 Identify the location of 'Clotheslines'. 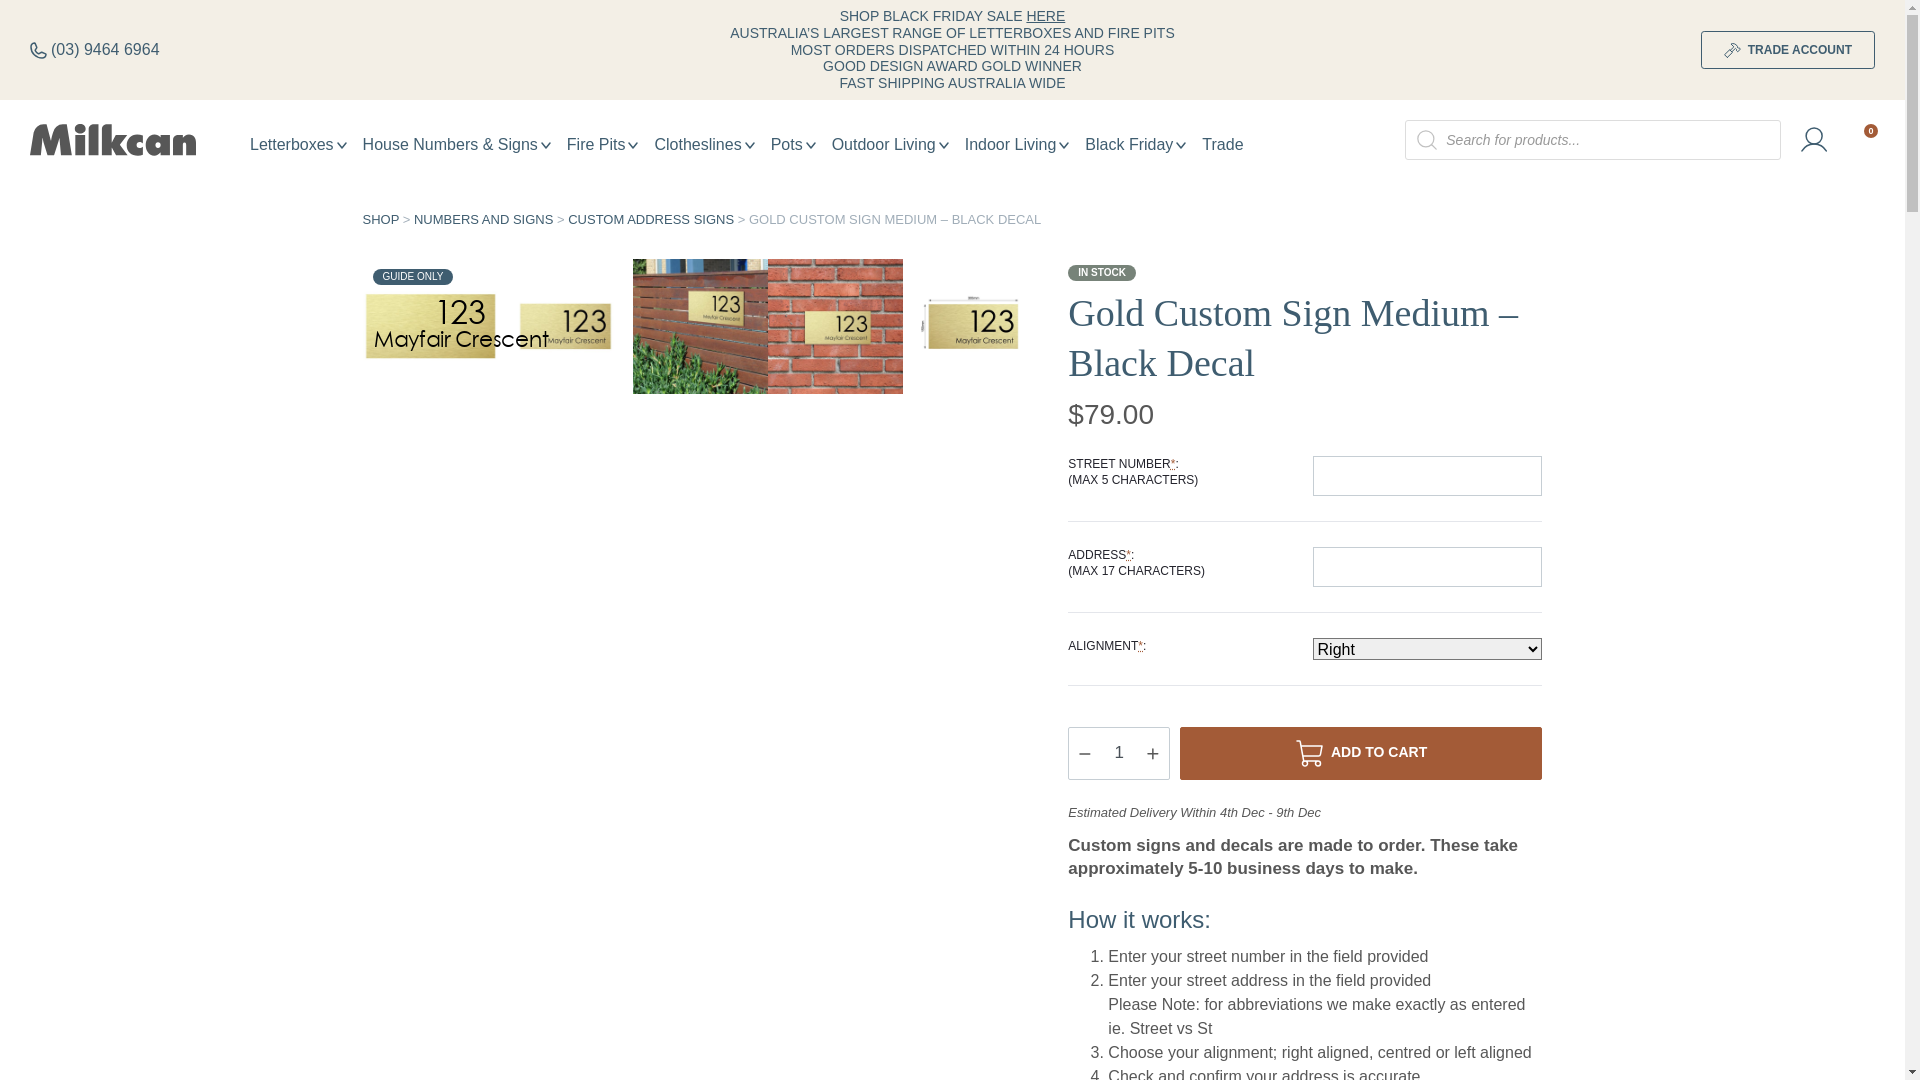
(704, 143).